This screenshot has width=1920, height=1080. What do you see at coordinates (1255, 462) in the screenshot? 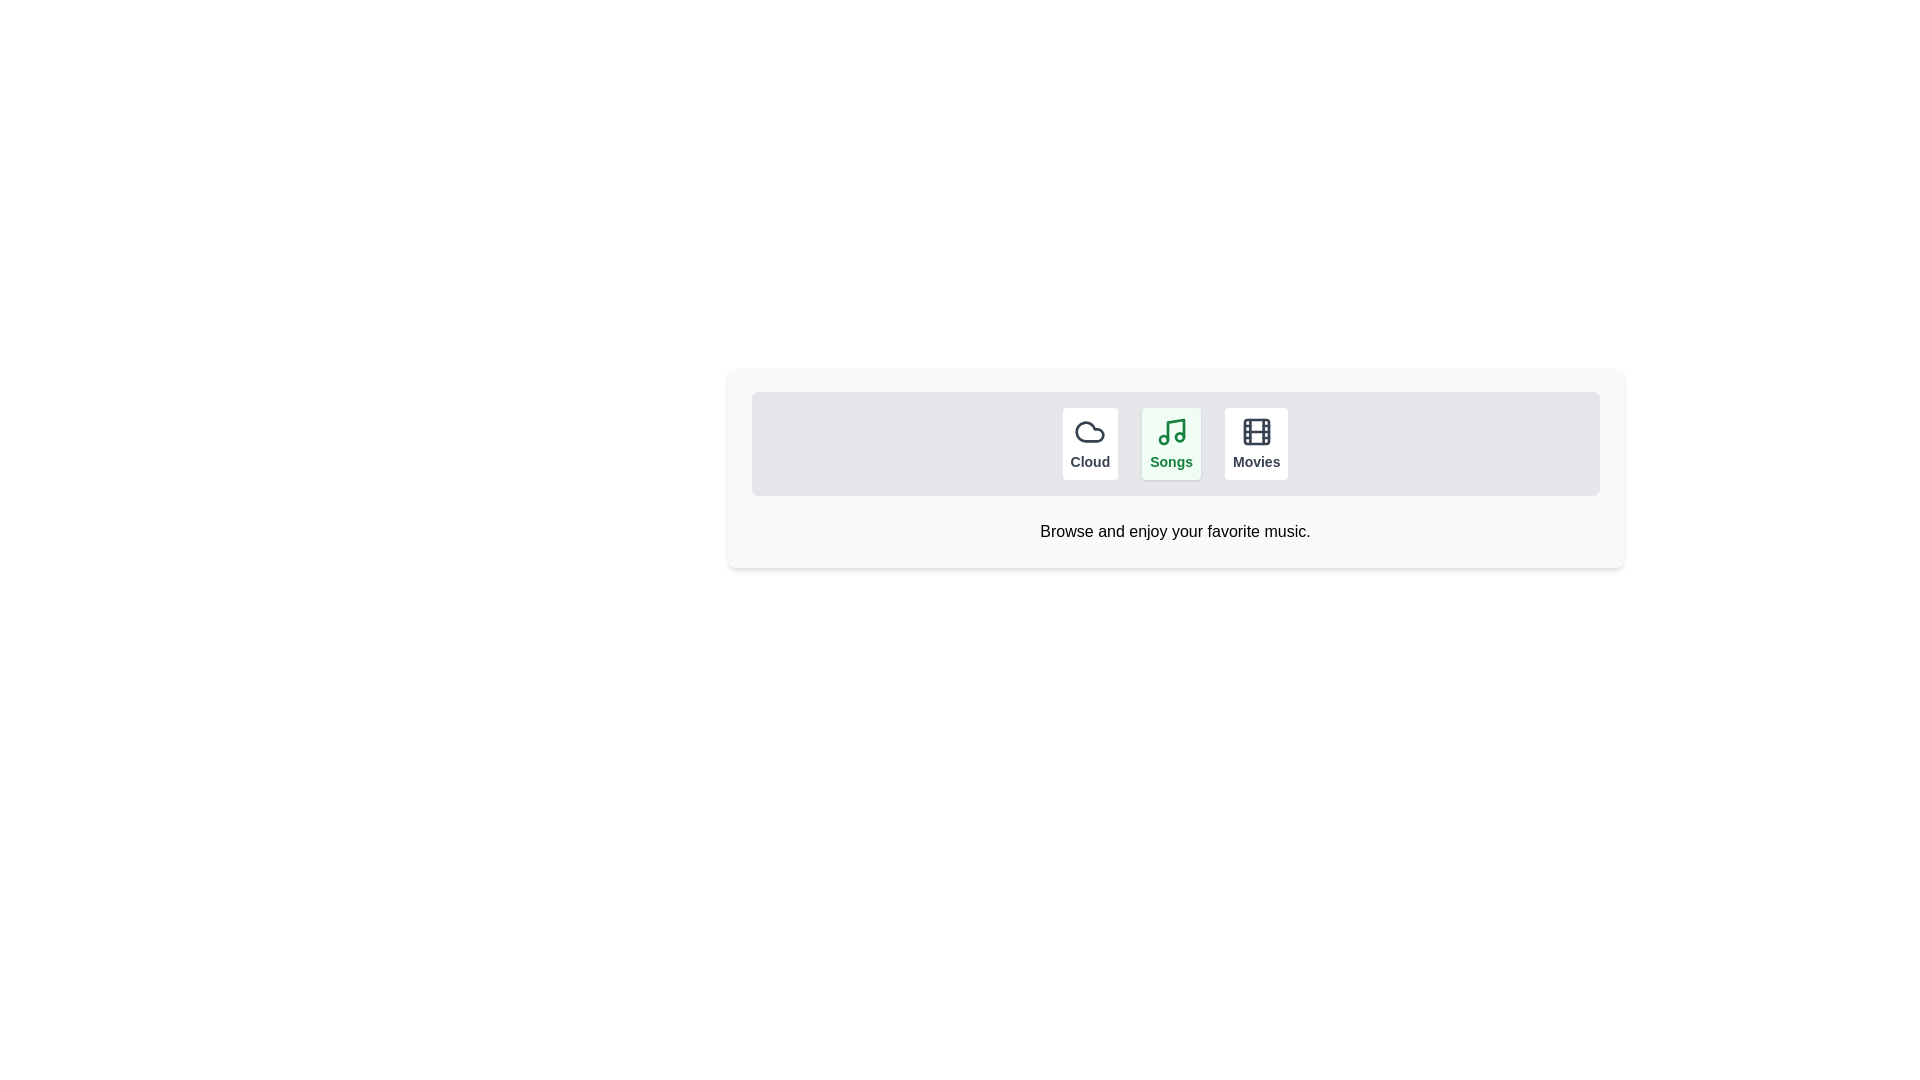
I see `the text label displaying 'Movies', which is the third button in a horizontal arrangement of buttons labeled 'Cloud', 'Songs', and 'Movies'` at bounding box center [1255, 462].